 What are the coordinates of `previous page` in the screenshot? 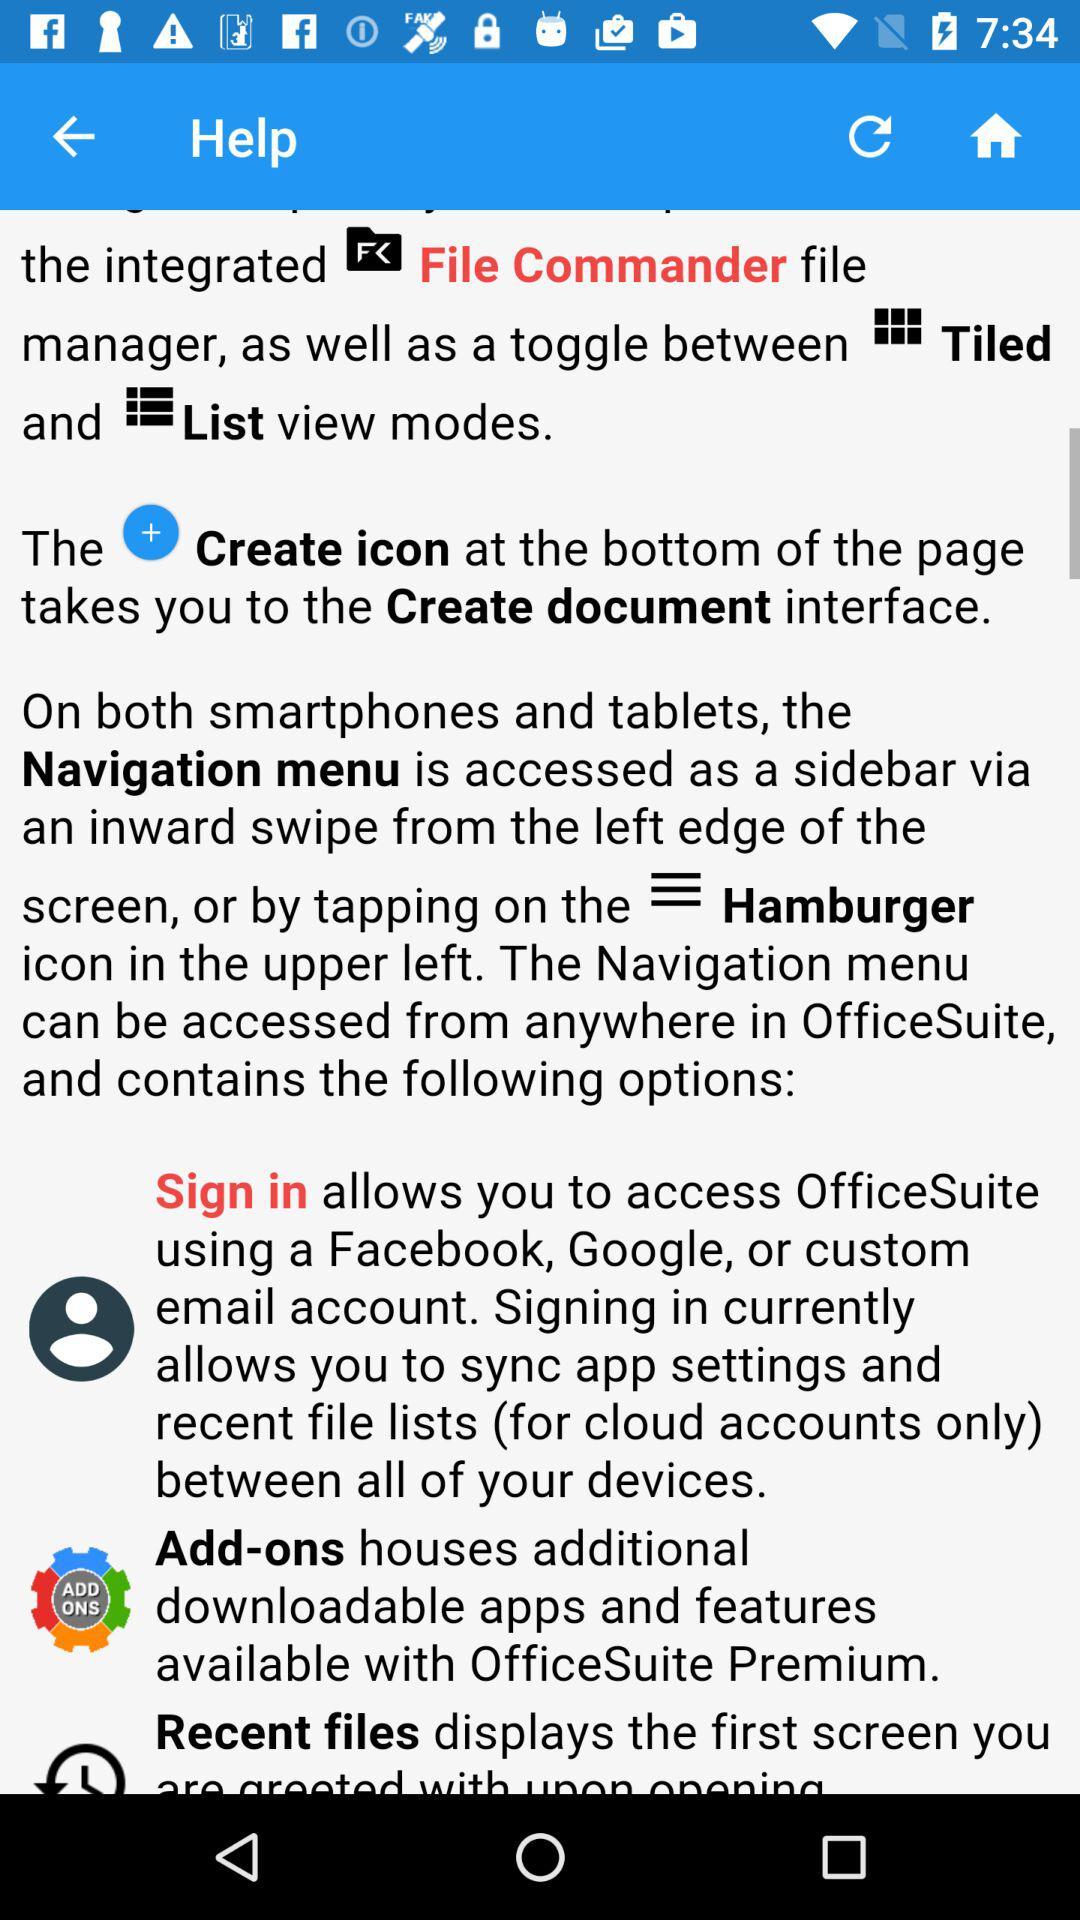 It's located at (72, 135).